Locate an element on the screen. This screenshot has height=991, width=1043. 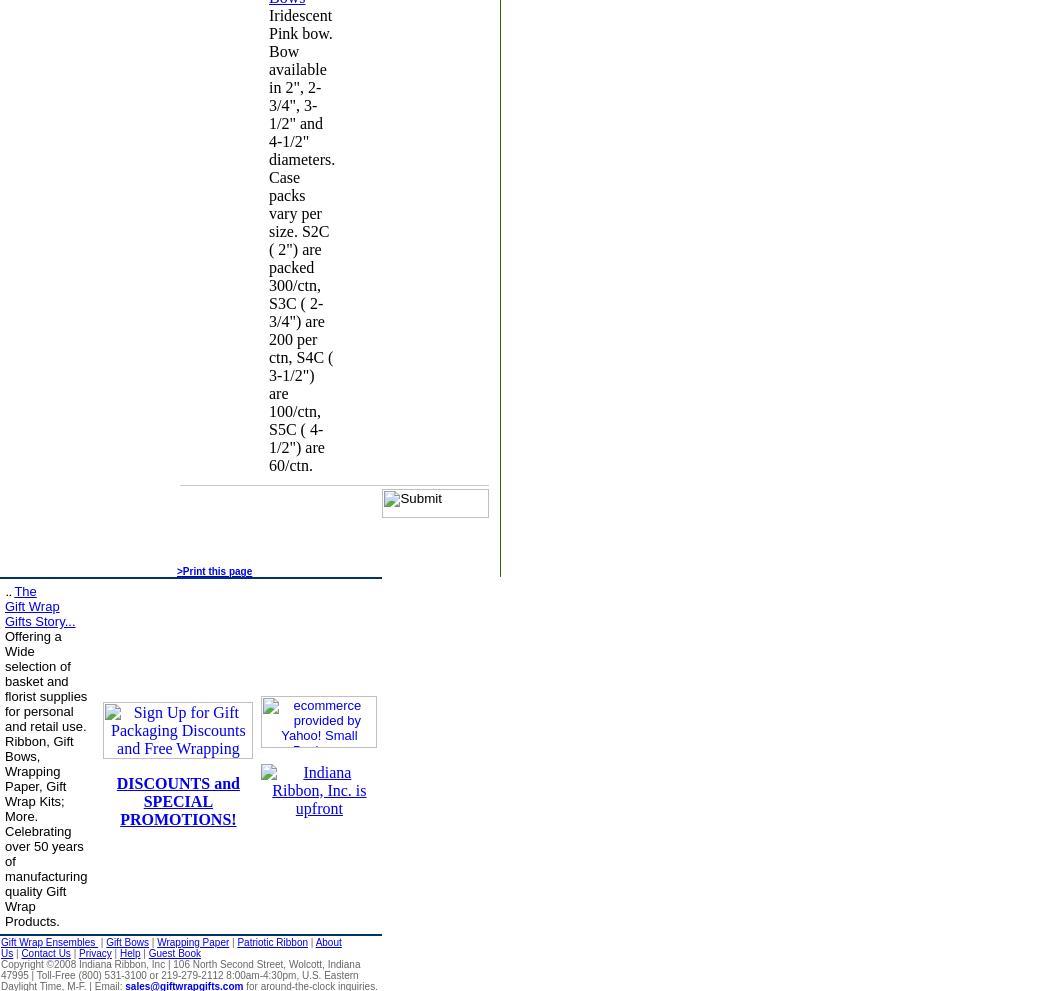
'Wrapping Paper' is located at coordinates (191, 941).